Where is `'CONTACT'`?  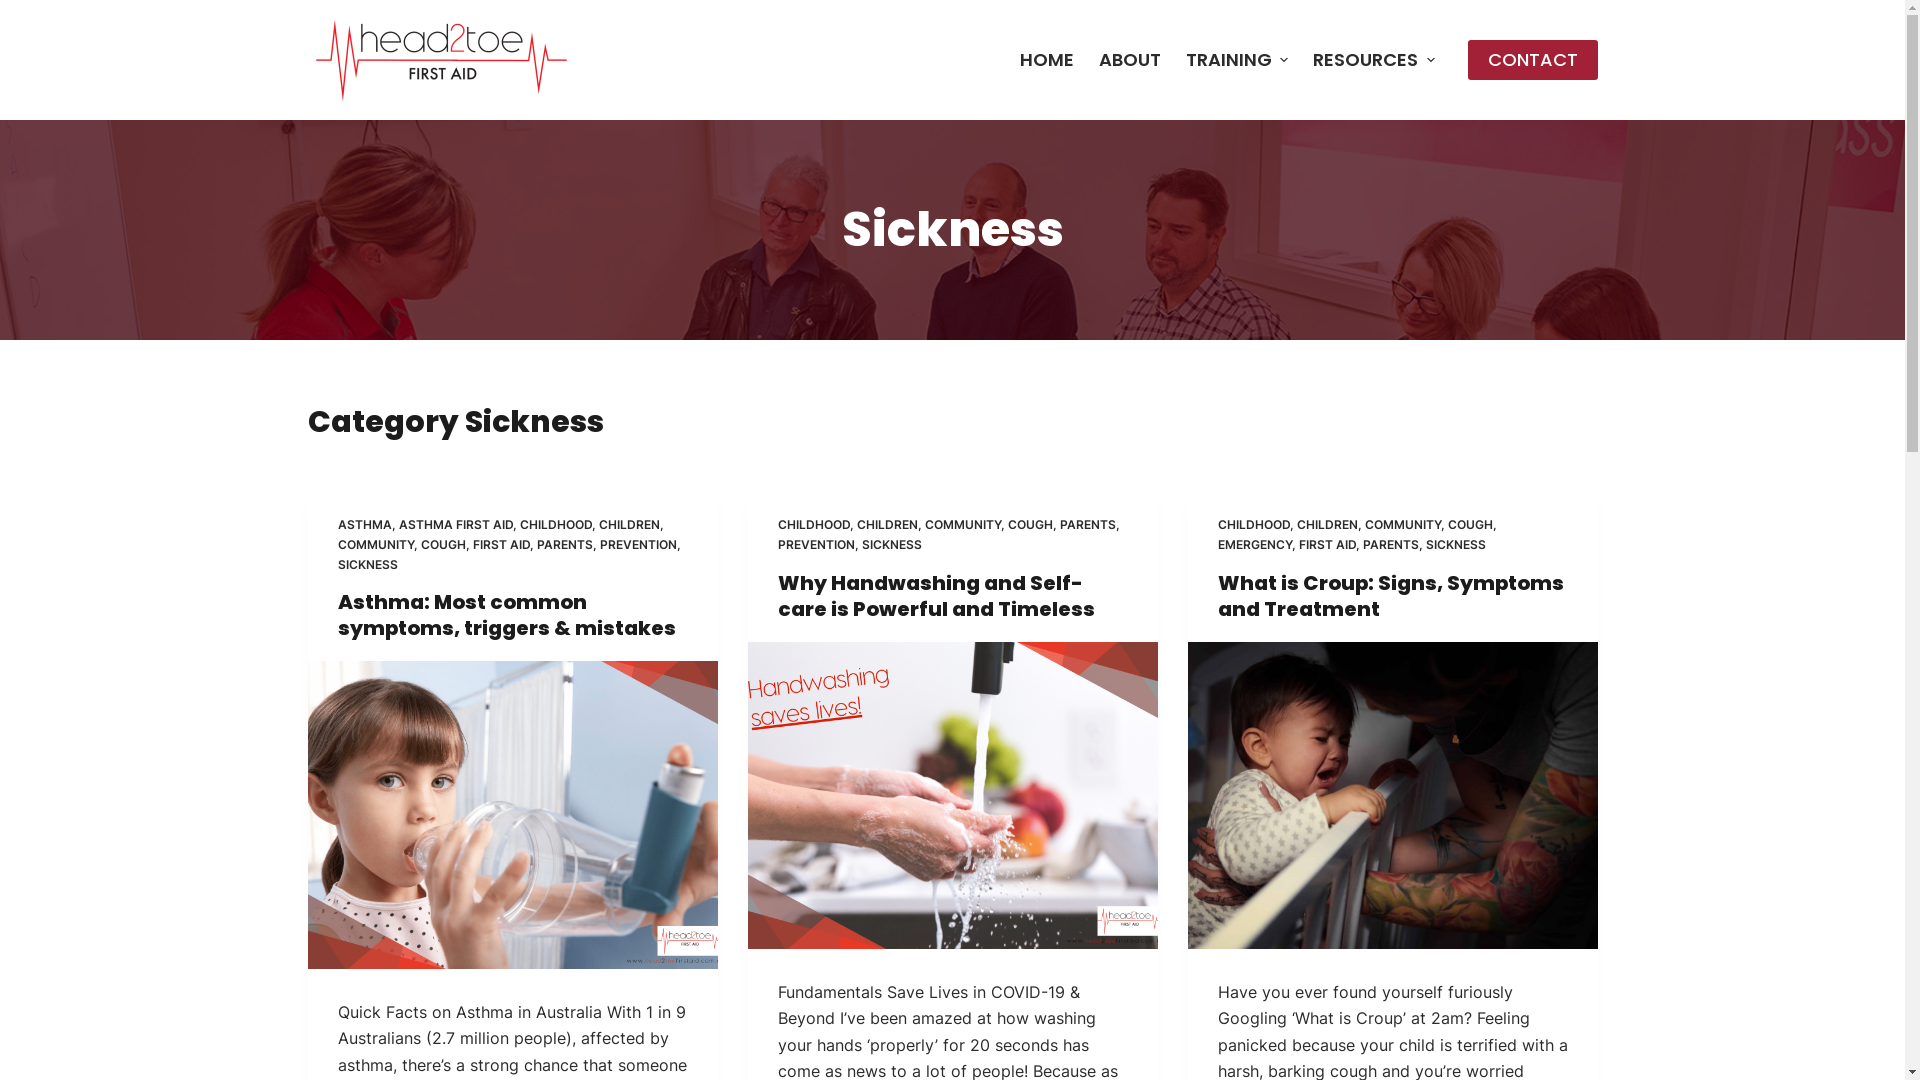
'CONTACT' is located at coordinates (1468, 59).